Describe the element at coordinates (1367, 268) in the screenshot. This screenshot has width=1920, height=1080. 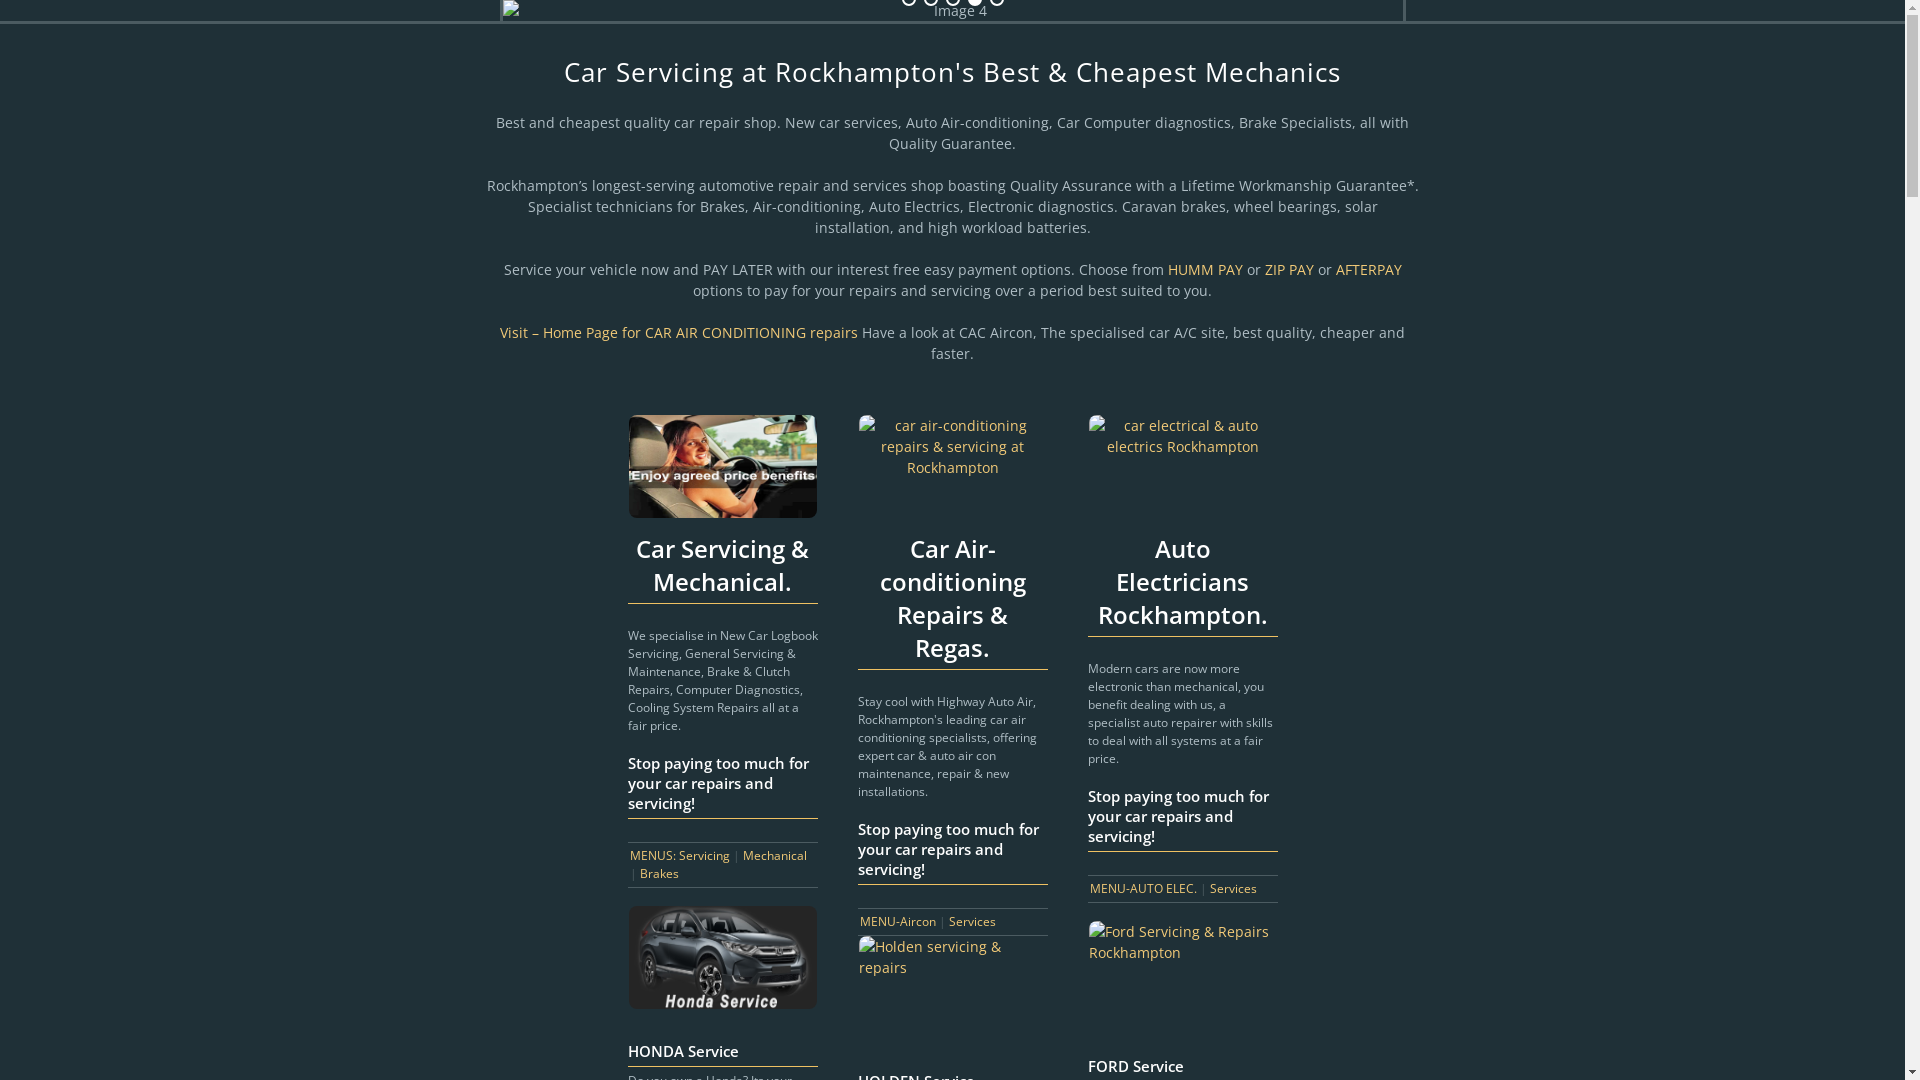
I see `'AFTERPAY'` at that location.